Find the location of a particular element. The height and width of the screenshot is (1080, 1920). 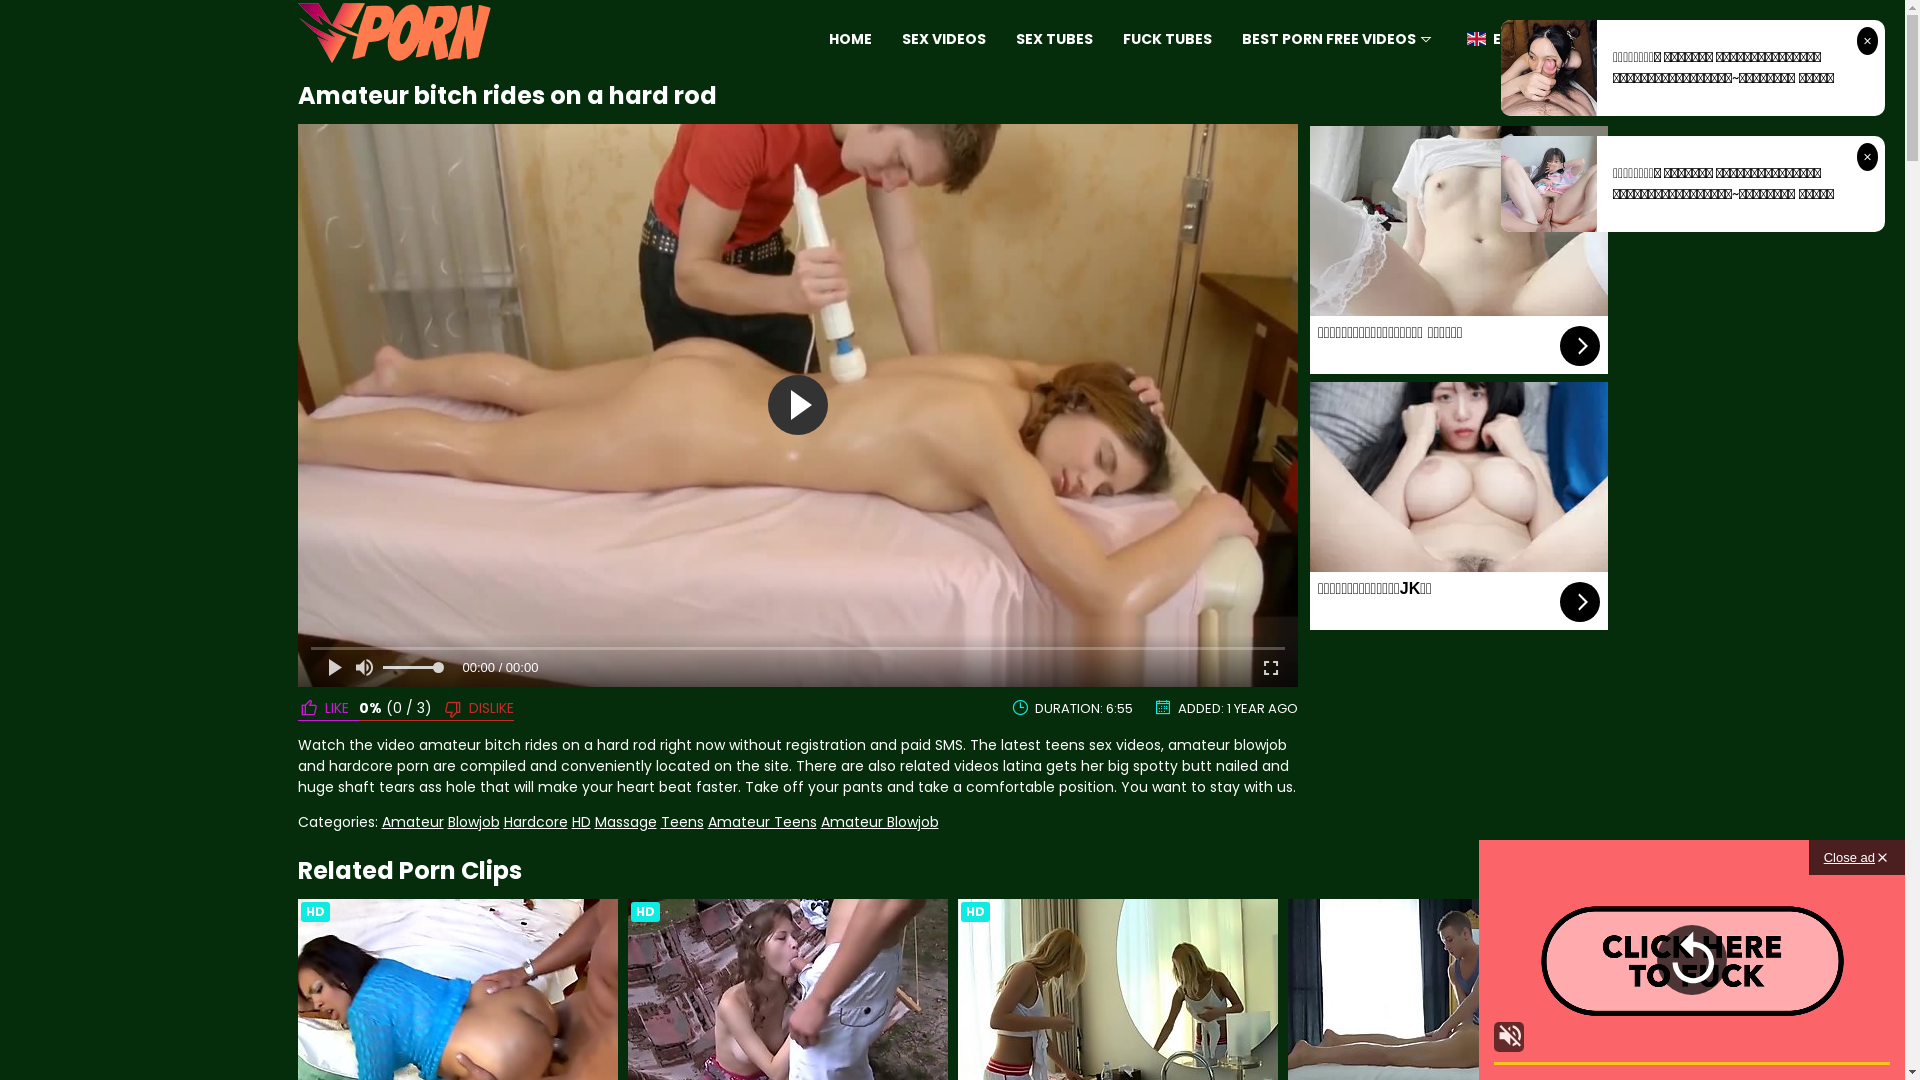

'Hardcore' is located at coordinates (536, 821).